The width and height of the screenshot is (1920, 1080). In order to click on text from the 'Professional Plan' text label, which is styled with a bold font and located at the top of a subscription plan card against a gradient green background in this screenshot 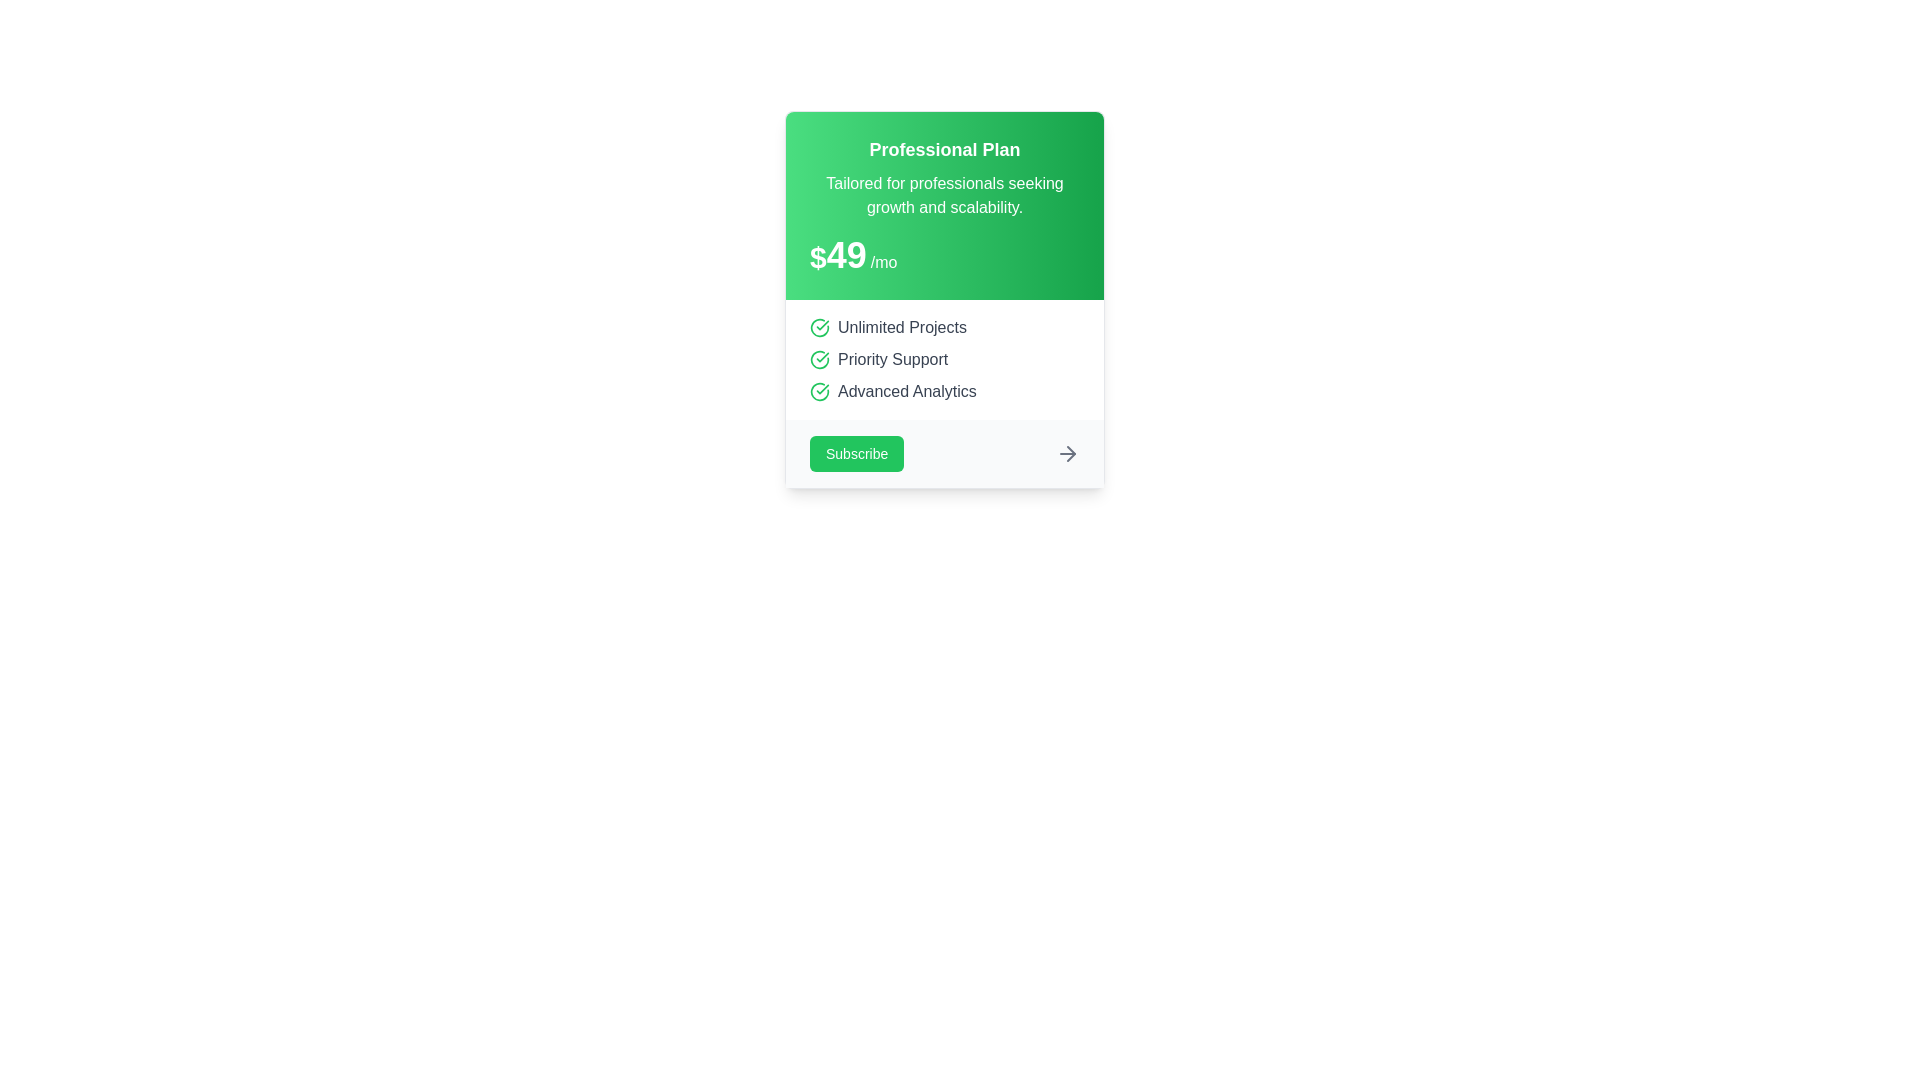, I will do `click(944, 149)`.